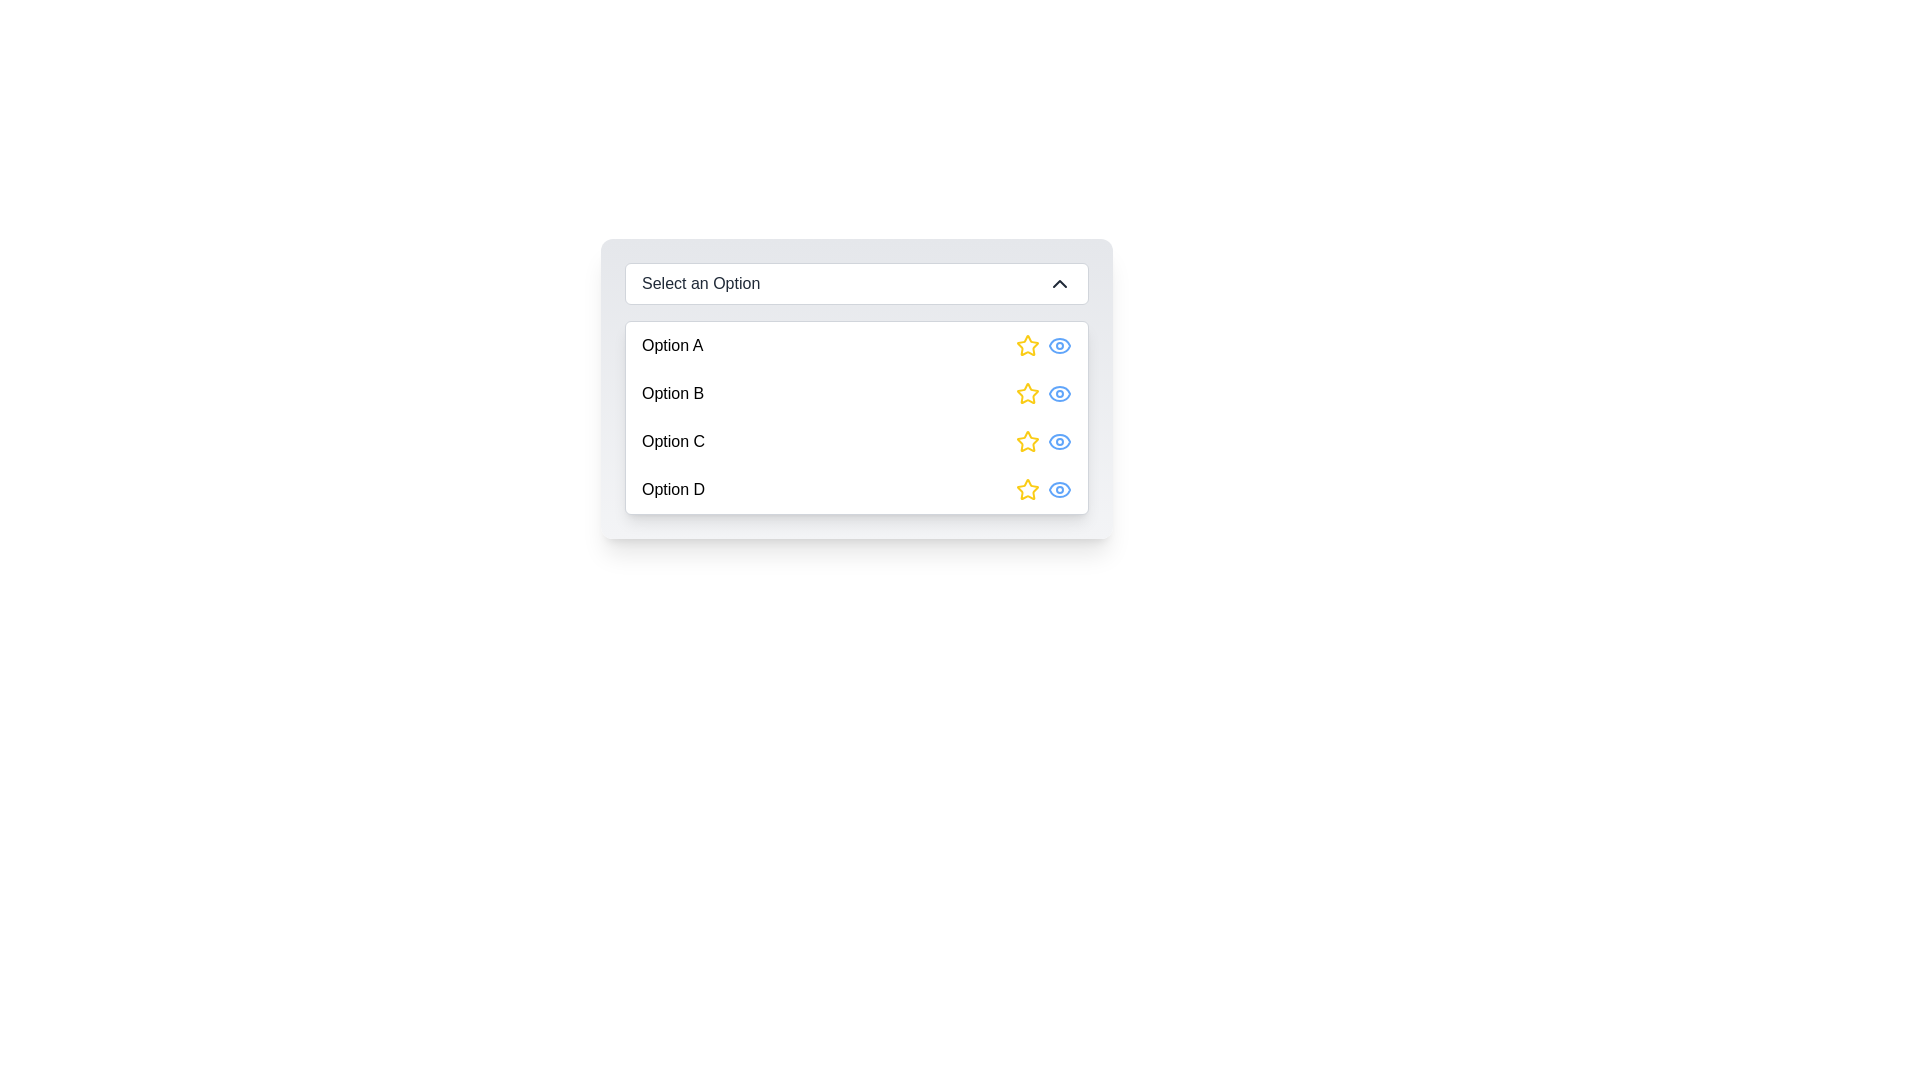 This screenshot has height=1080, width=1920. Describe the element at coordinates (1027, 393) in the screenshot. I see `the star-shaped icon with a yellow outline, which is aligned with the text 'Option B'` at that location.